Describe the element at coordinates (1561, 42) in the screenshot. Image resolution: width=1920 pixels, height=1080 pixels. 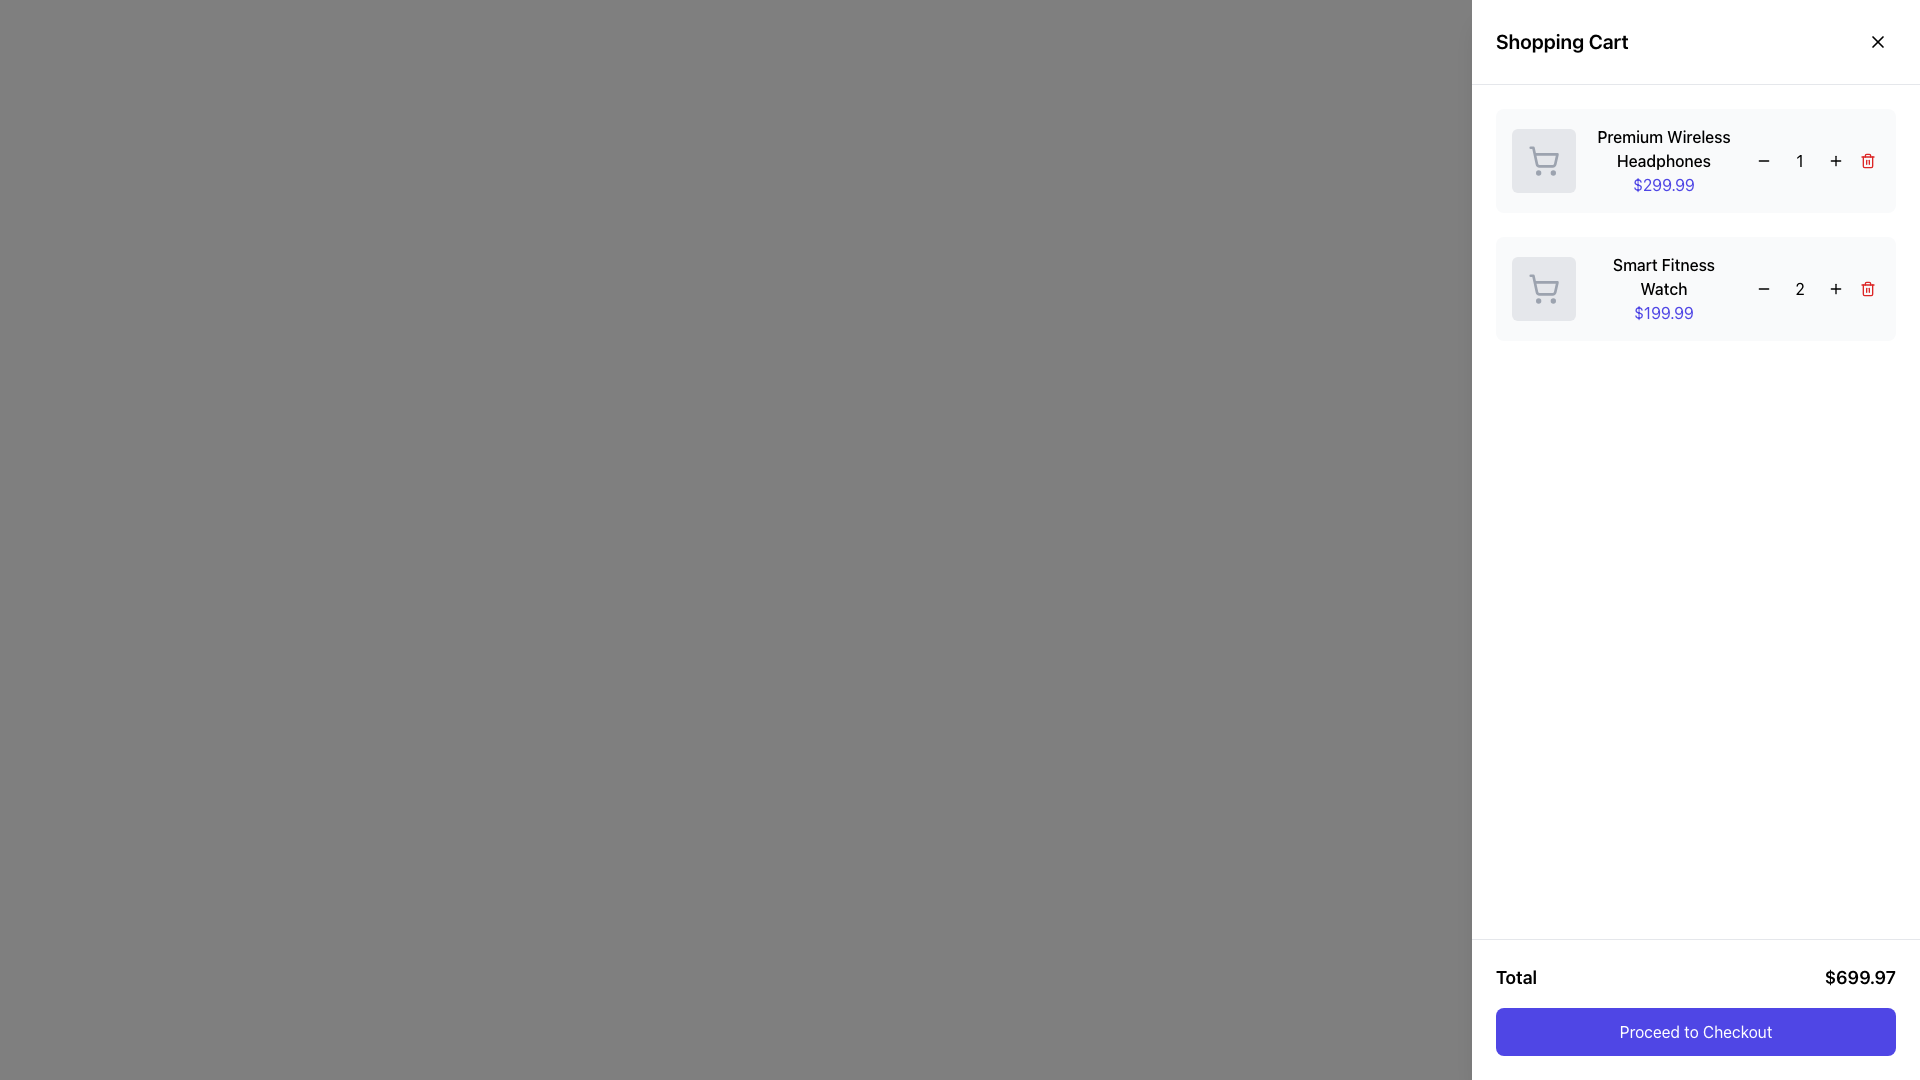
I see `the 'Shopping Cart' text label, which is styled with a bold font and located at the top-left corner of the header in the right panel of the interface` at that location.